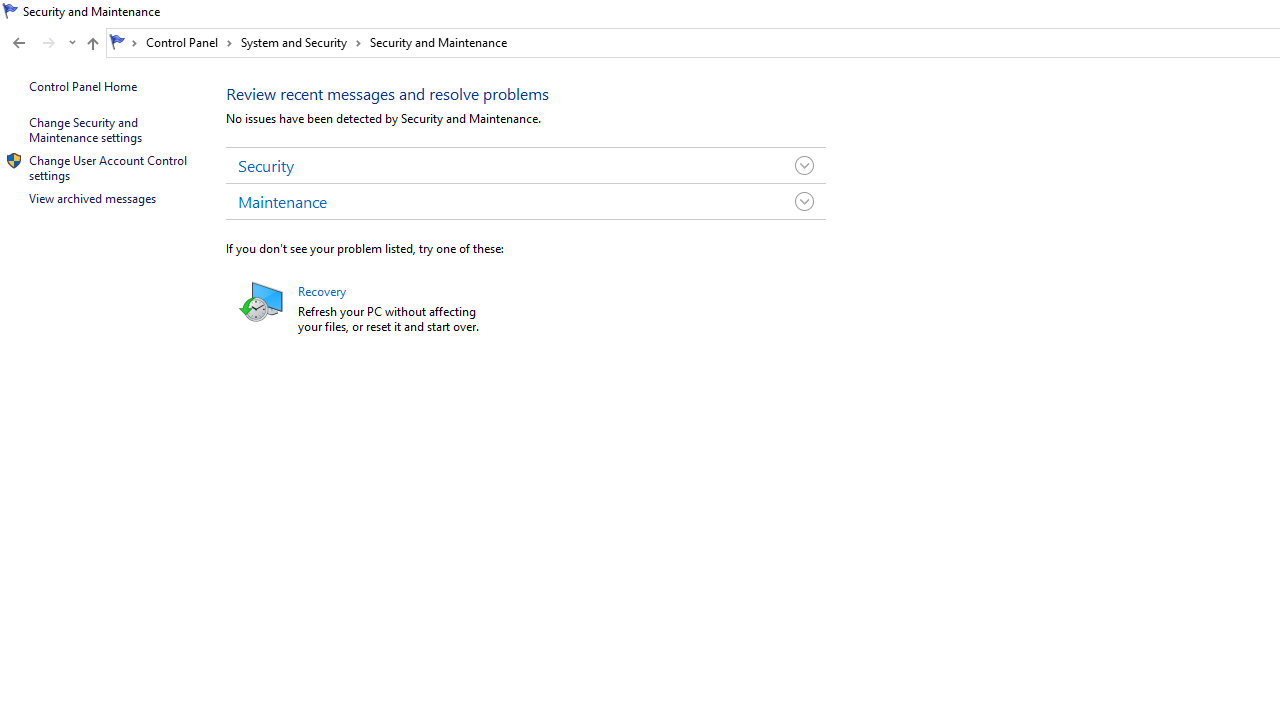  What do you see at coordinates (804, 164) in the screenshot?
I see `'Toggle Security Group'` at bounding box center [804, 164].